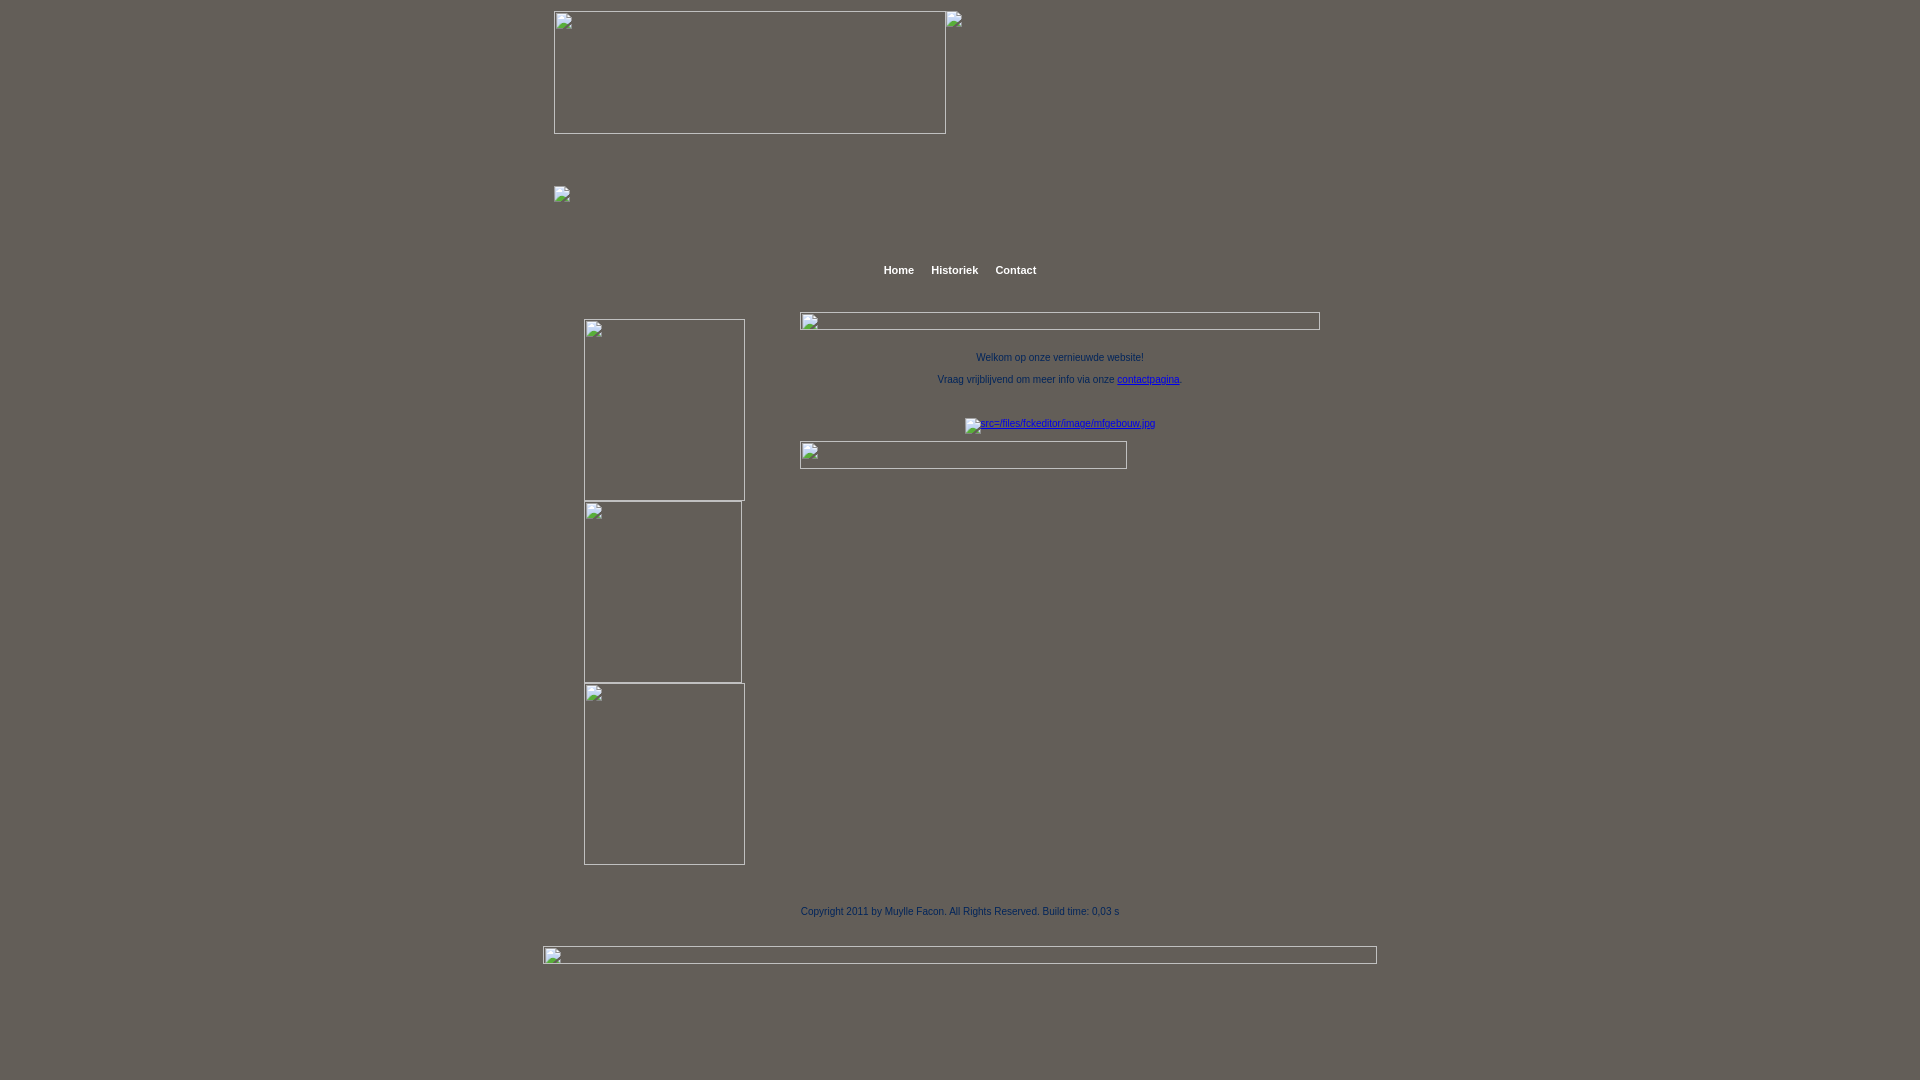 The image size is (1920, 1080). What do you see at coordinates (877, 270) in the screenshot?
I see `'Home'` at bounding box center [877, 270].